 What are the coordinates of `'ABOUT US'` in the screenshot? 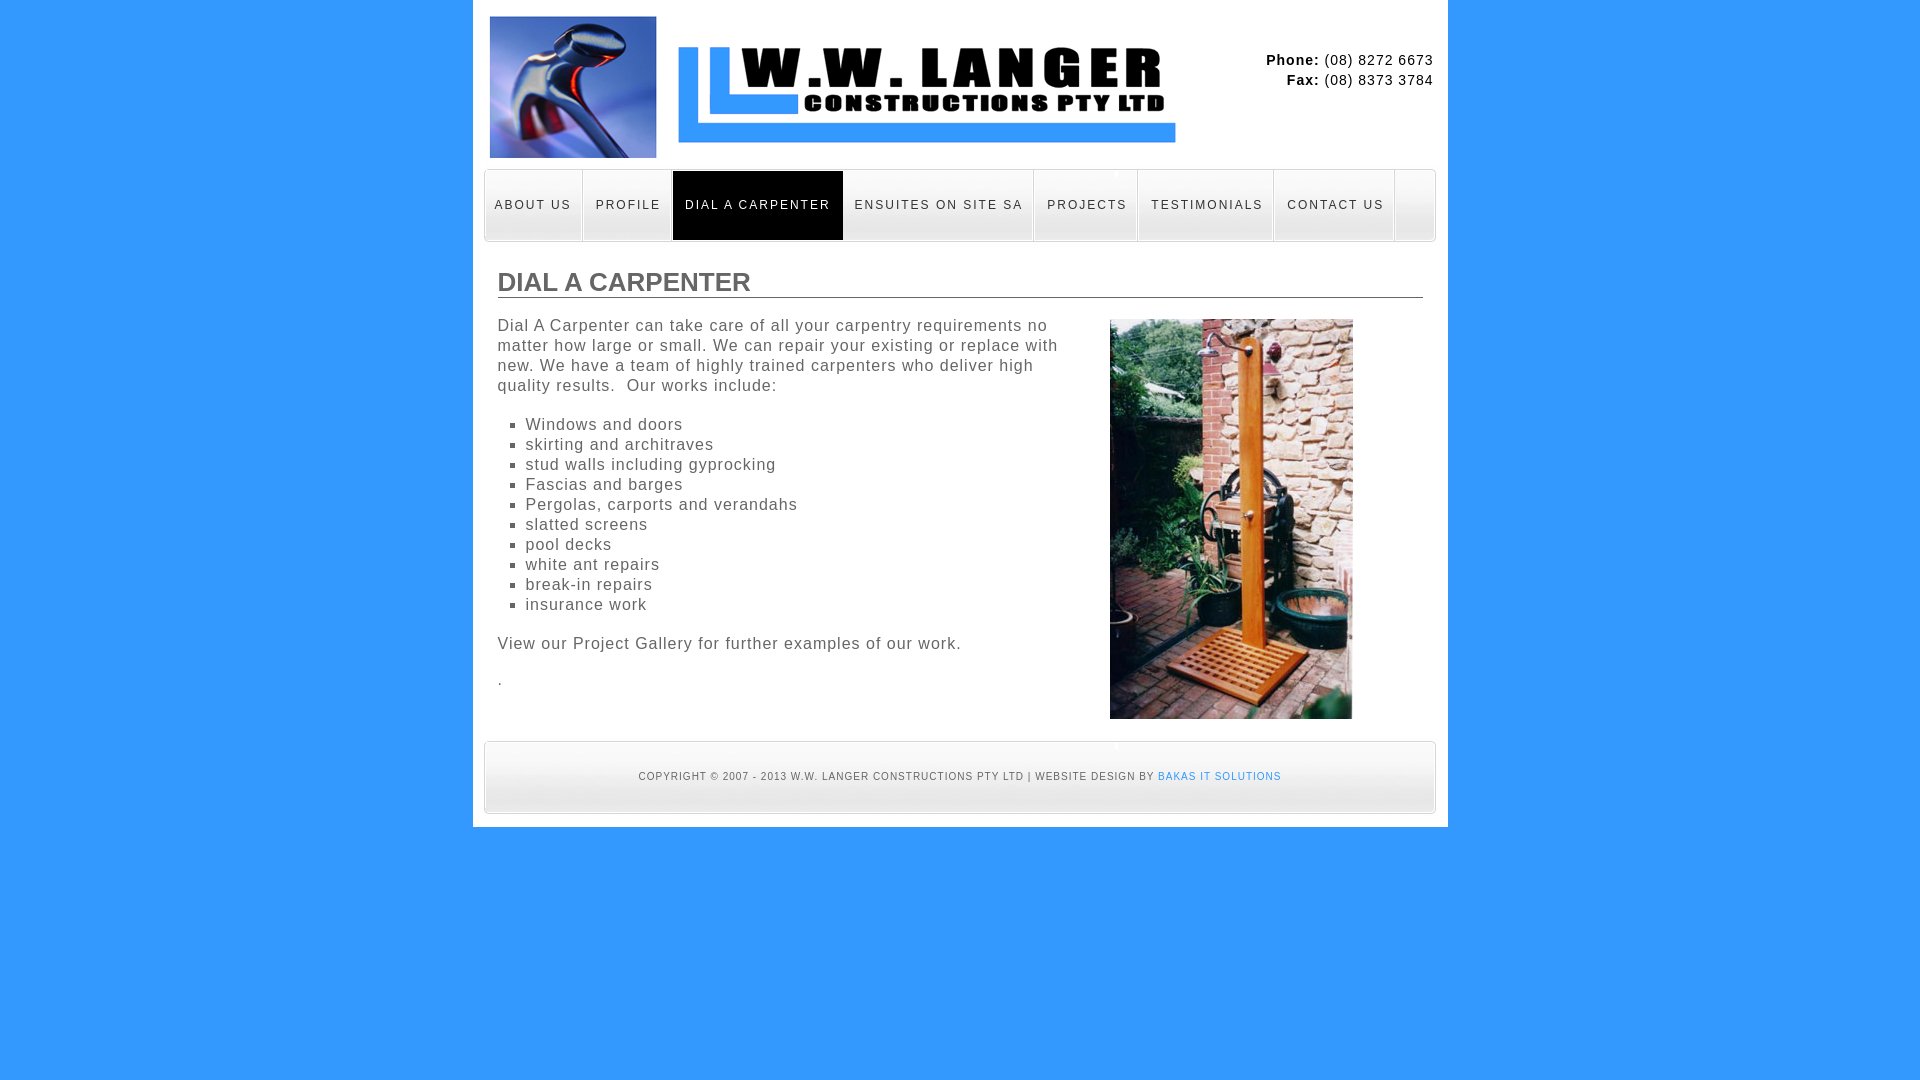 It's located at (532, 204).